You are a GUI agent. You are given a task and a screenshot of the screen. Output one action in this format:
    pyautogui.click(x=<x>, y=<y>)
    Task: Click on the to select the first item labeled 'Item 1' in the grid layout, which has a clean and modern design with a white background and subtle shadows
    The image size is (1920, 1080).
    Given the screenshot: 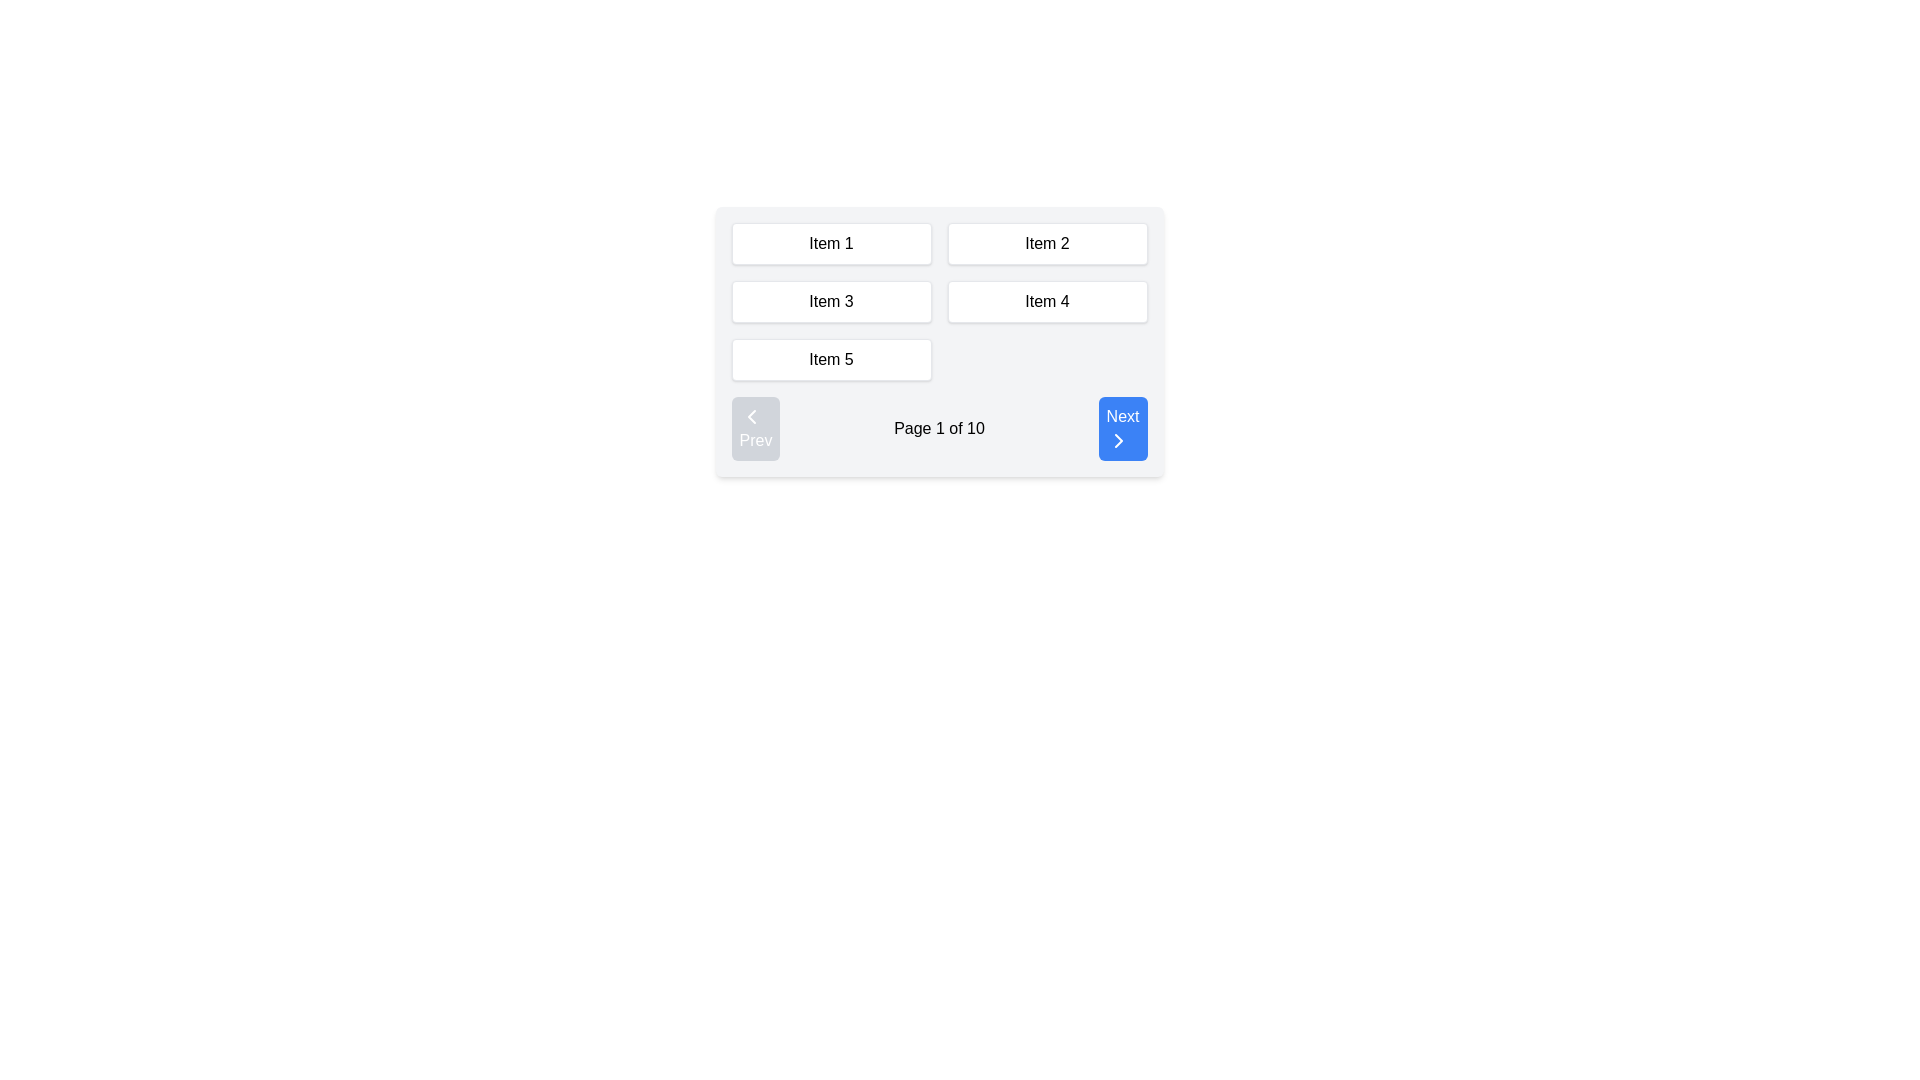 What is the action you would take?
    pyautogui.click(x=831, y=242)
    